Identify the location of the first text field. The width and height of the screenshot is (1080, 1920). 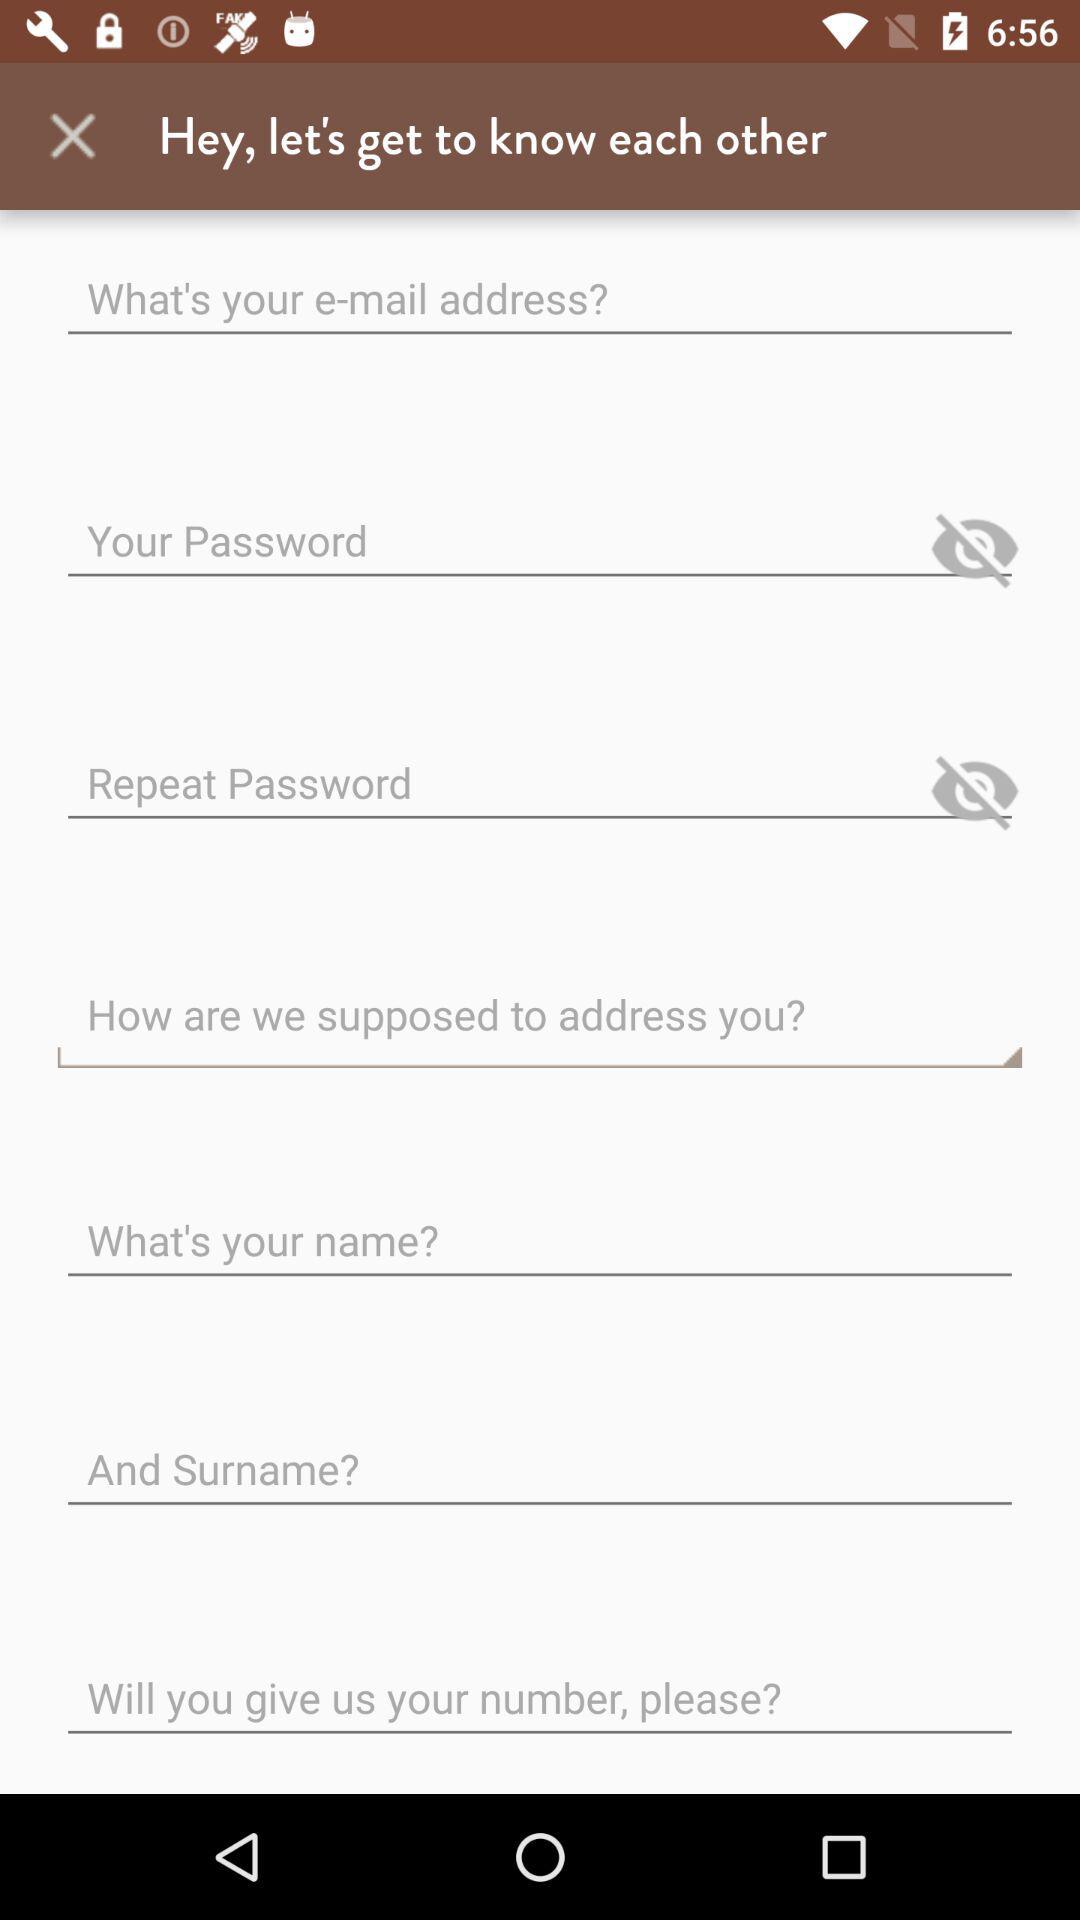
(540, 281).